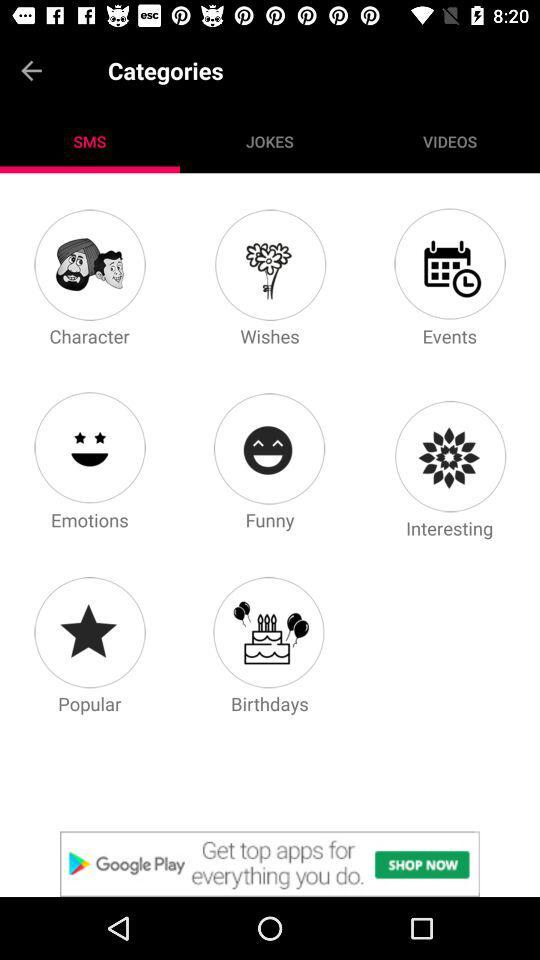 This screenshot has width=540, height=960. I want to click on popular, so click(88, 631).